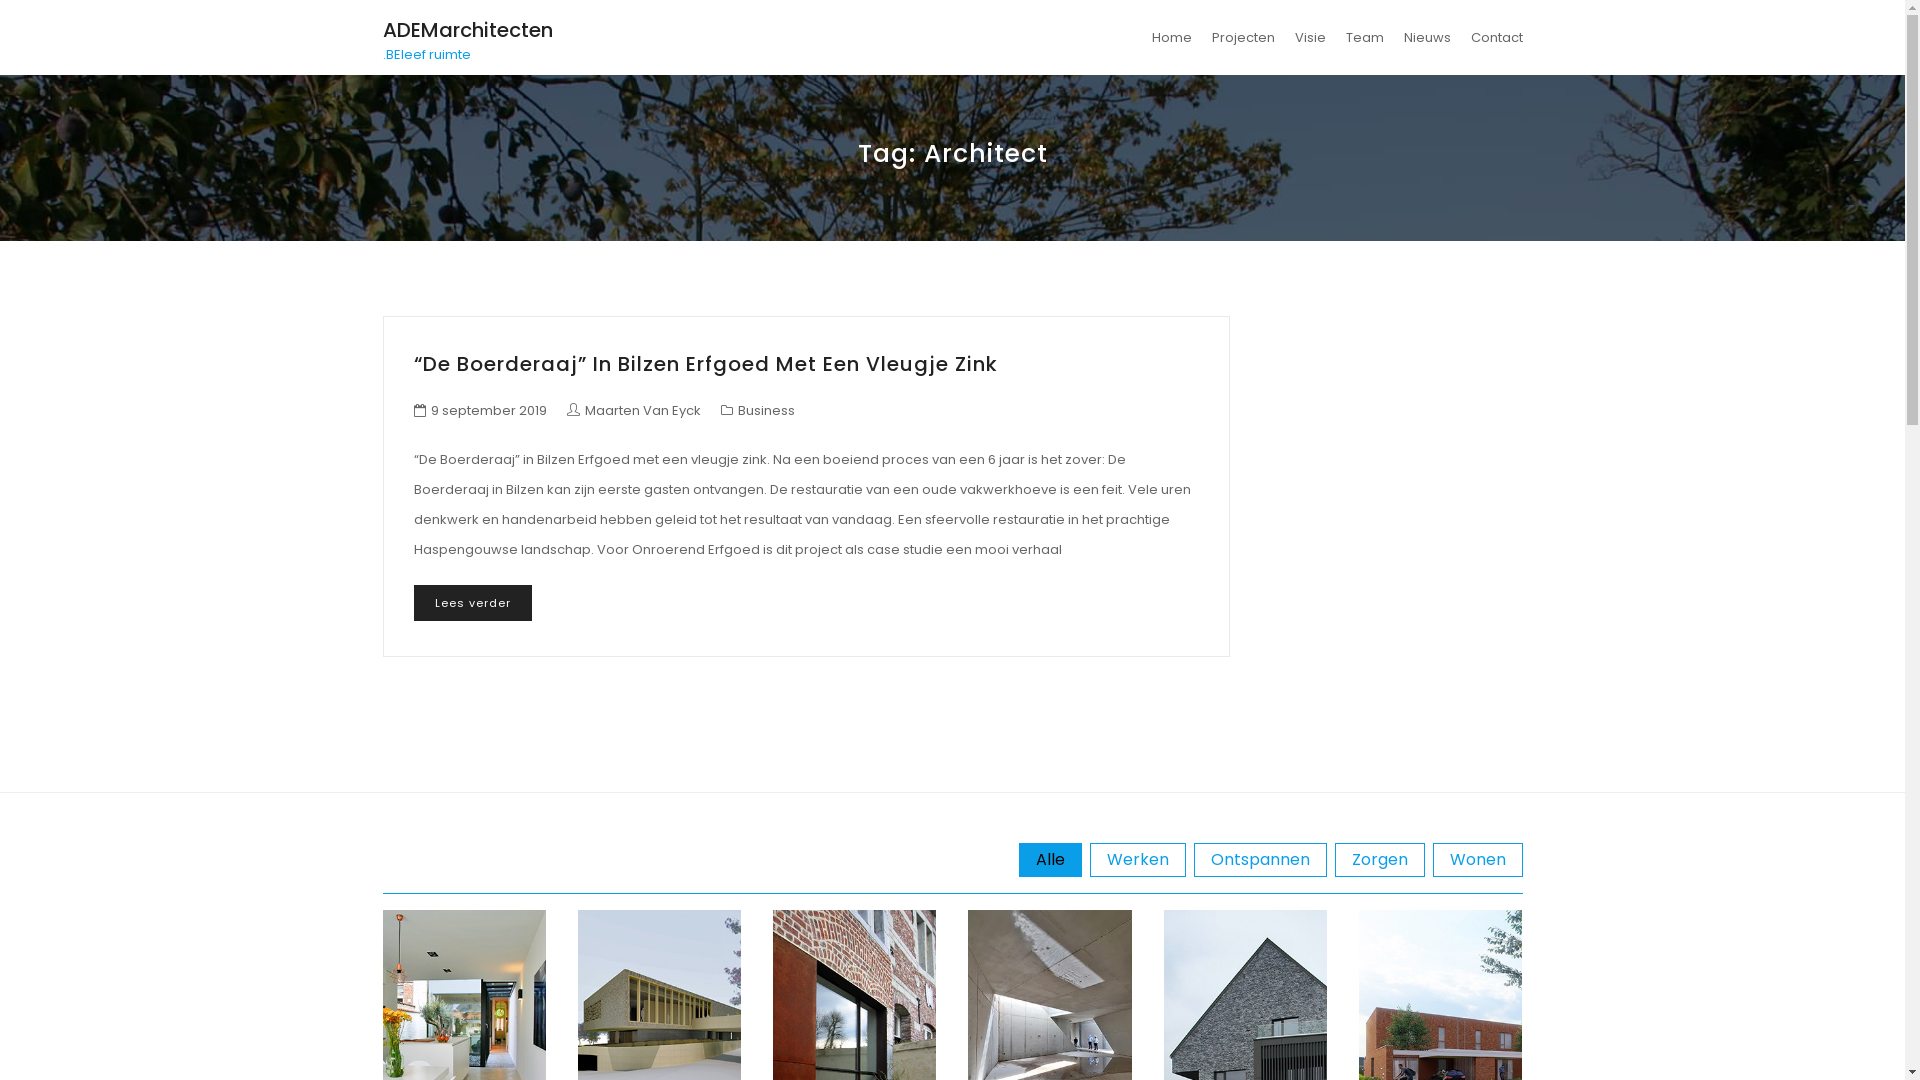 This screenshot has width=1920, height=1080. Describe the element at coordinates (1048, 859) in the screenshot. I see `'Alle'` at that location.